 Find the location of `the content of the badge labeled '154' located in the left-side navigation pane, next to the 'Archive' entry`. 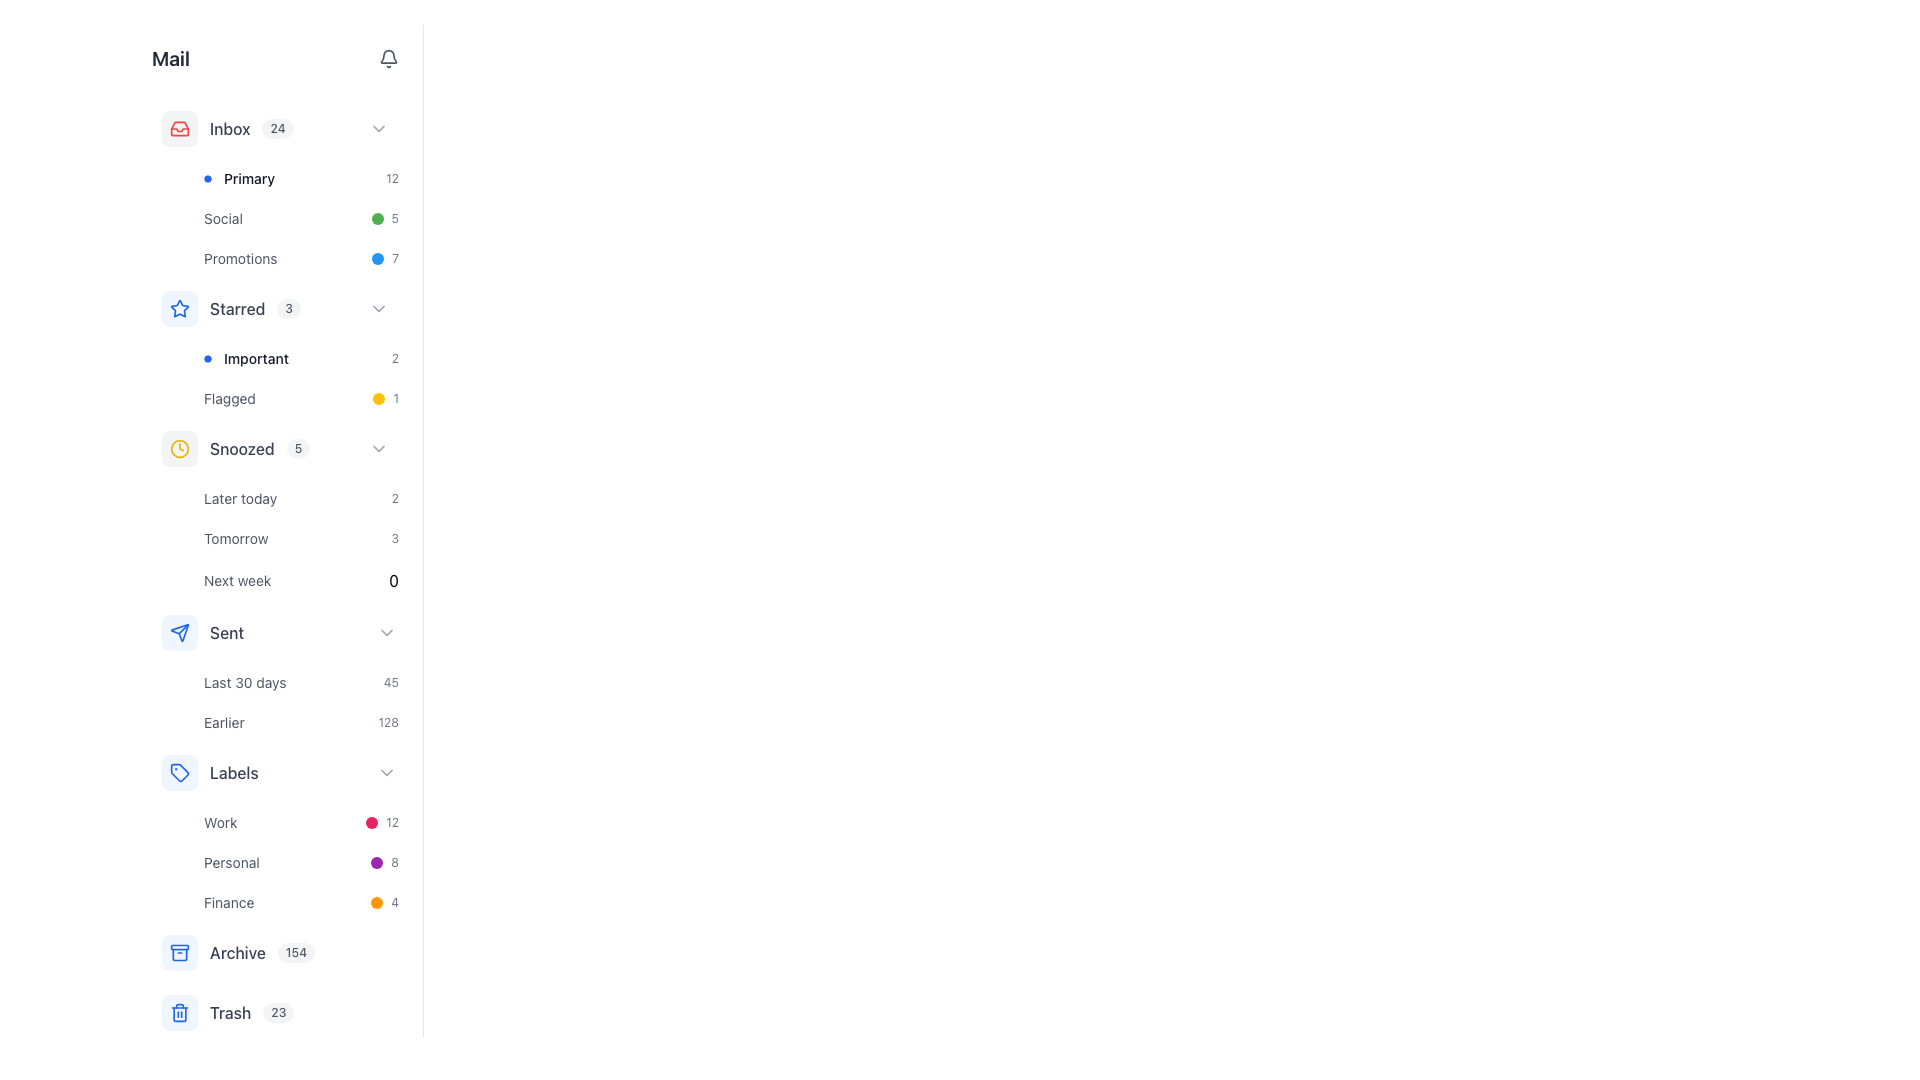

the content of the badge labeled '154' located in the left-side navigation pane, next to the 'Archive' entry is located at coordinates (295, 951).